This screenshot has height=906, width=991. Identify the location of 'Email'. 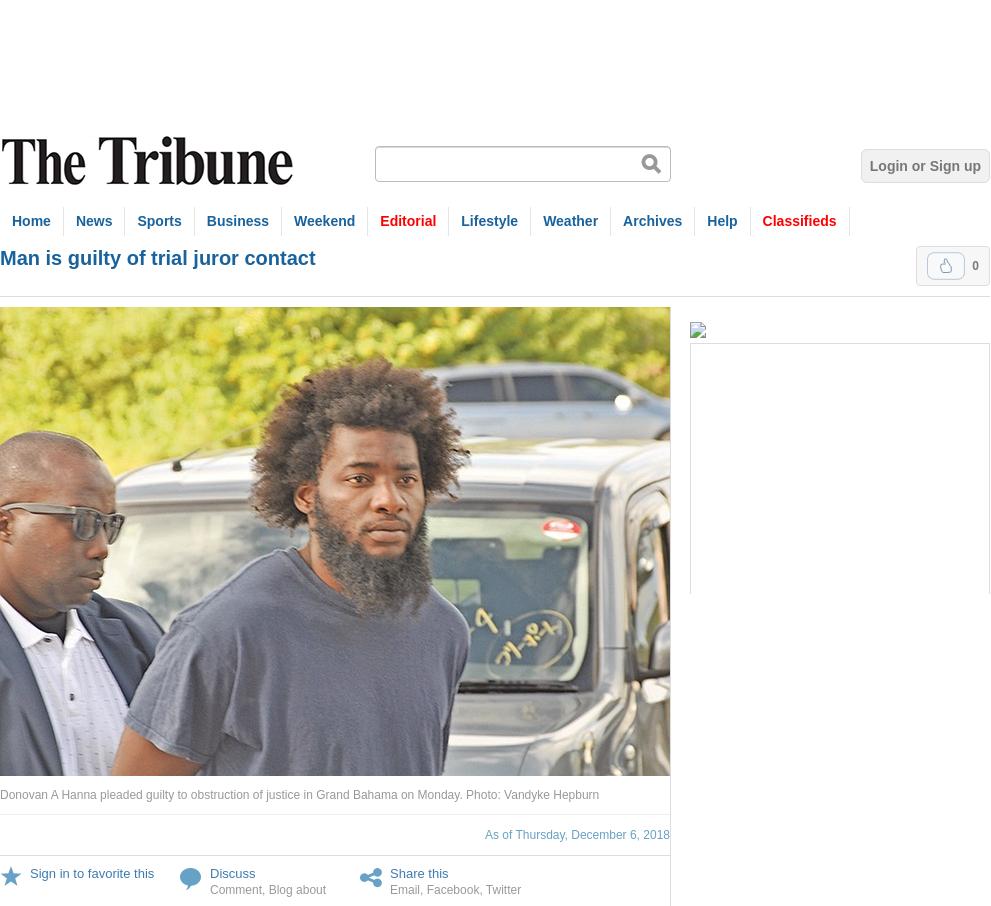
(404, 889).